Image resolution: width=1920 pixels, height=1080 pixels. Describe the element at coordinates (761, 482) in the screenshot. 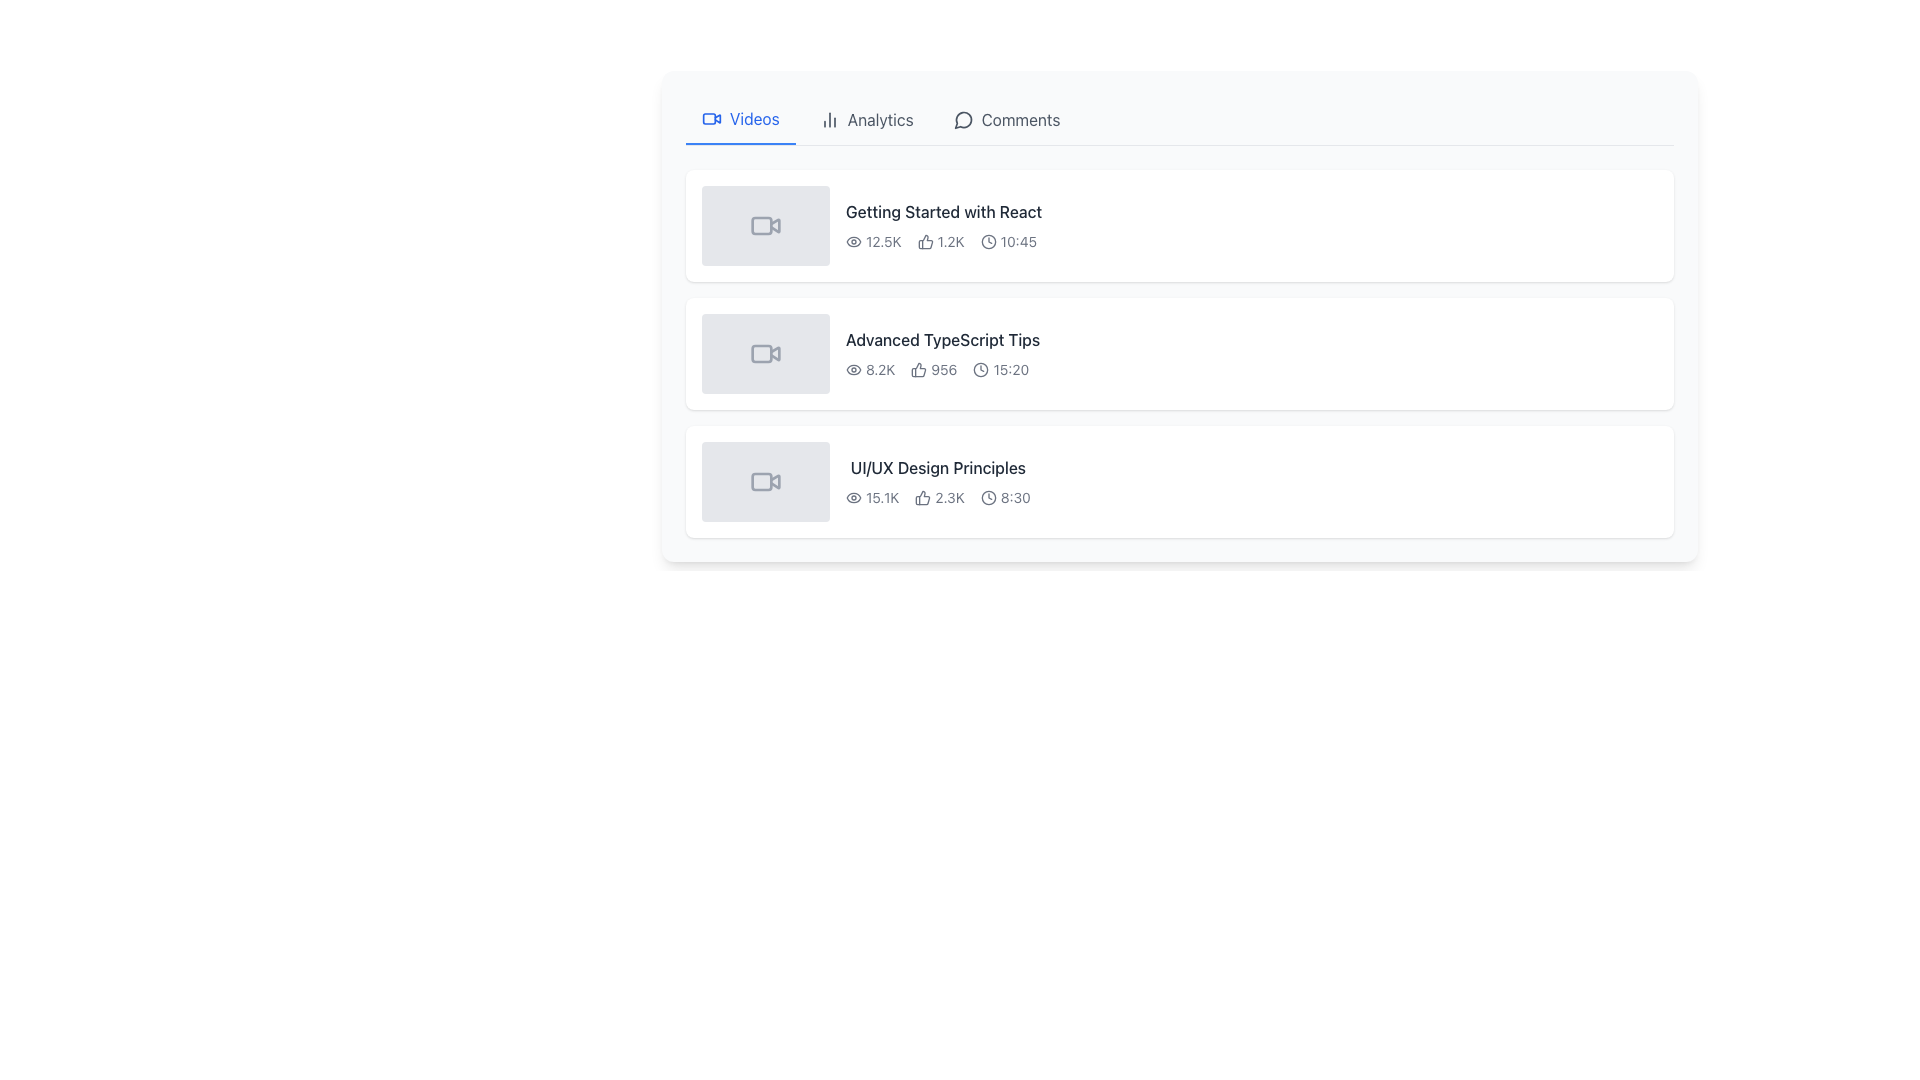

I see `the decorative shape that indicates recording or live broadcast status within the video camera icon for the list item titled 'UI/UX Design Principles', which is the third item in the vertical list of video items` at that location.